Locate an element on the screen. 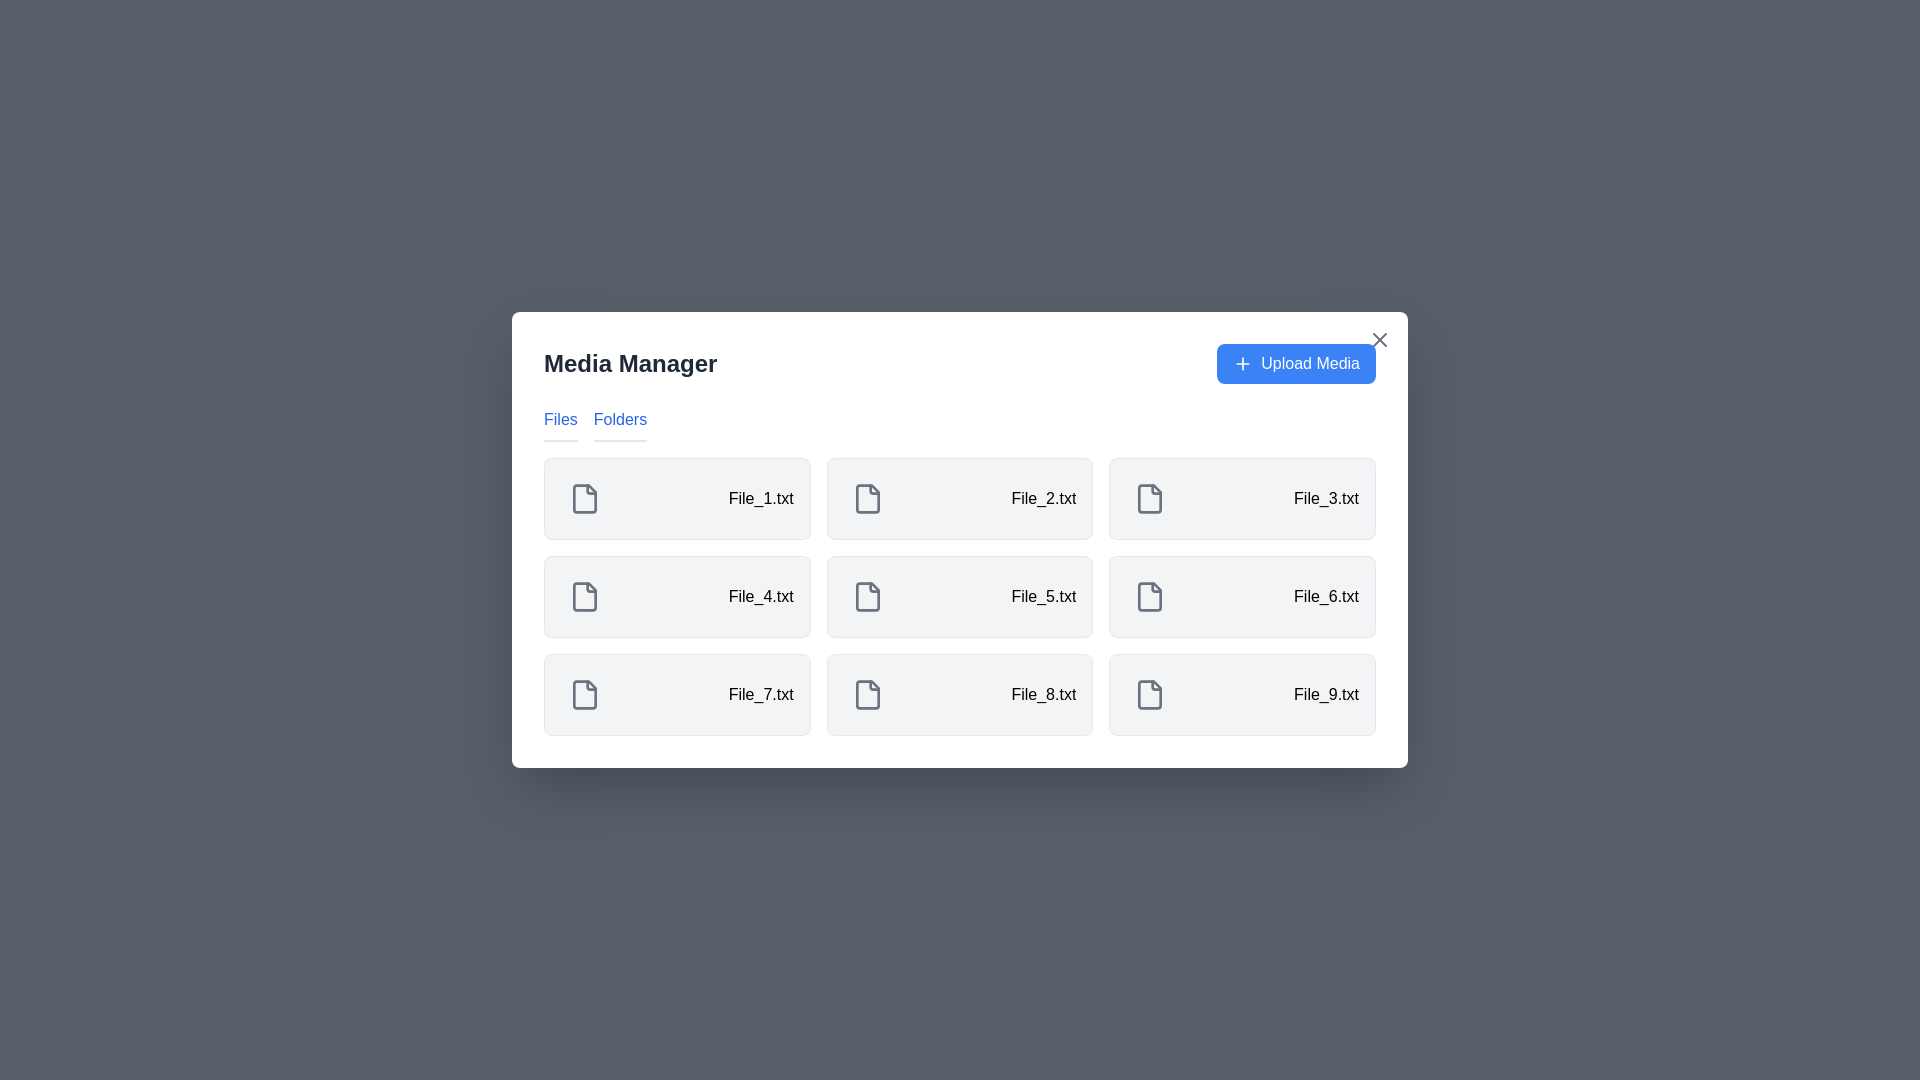  the text label displaying 'File_8.txt' located in the second row, third column of a grid layout, right next to a document icon is located at coordinates (1042, 693).